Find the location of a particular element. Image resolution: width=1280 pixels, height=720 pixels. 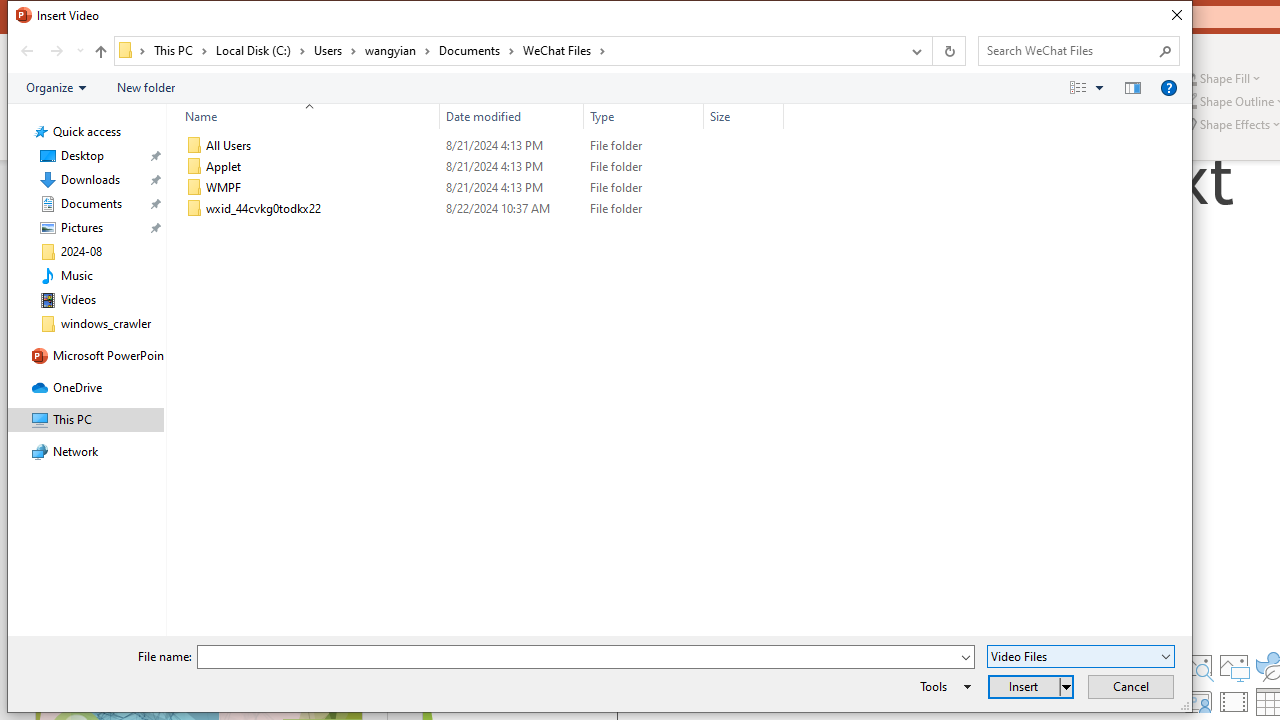

'View Slider' is located at coordinates (1098, 86).